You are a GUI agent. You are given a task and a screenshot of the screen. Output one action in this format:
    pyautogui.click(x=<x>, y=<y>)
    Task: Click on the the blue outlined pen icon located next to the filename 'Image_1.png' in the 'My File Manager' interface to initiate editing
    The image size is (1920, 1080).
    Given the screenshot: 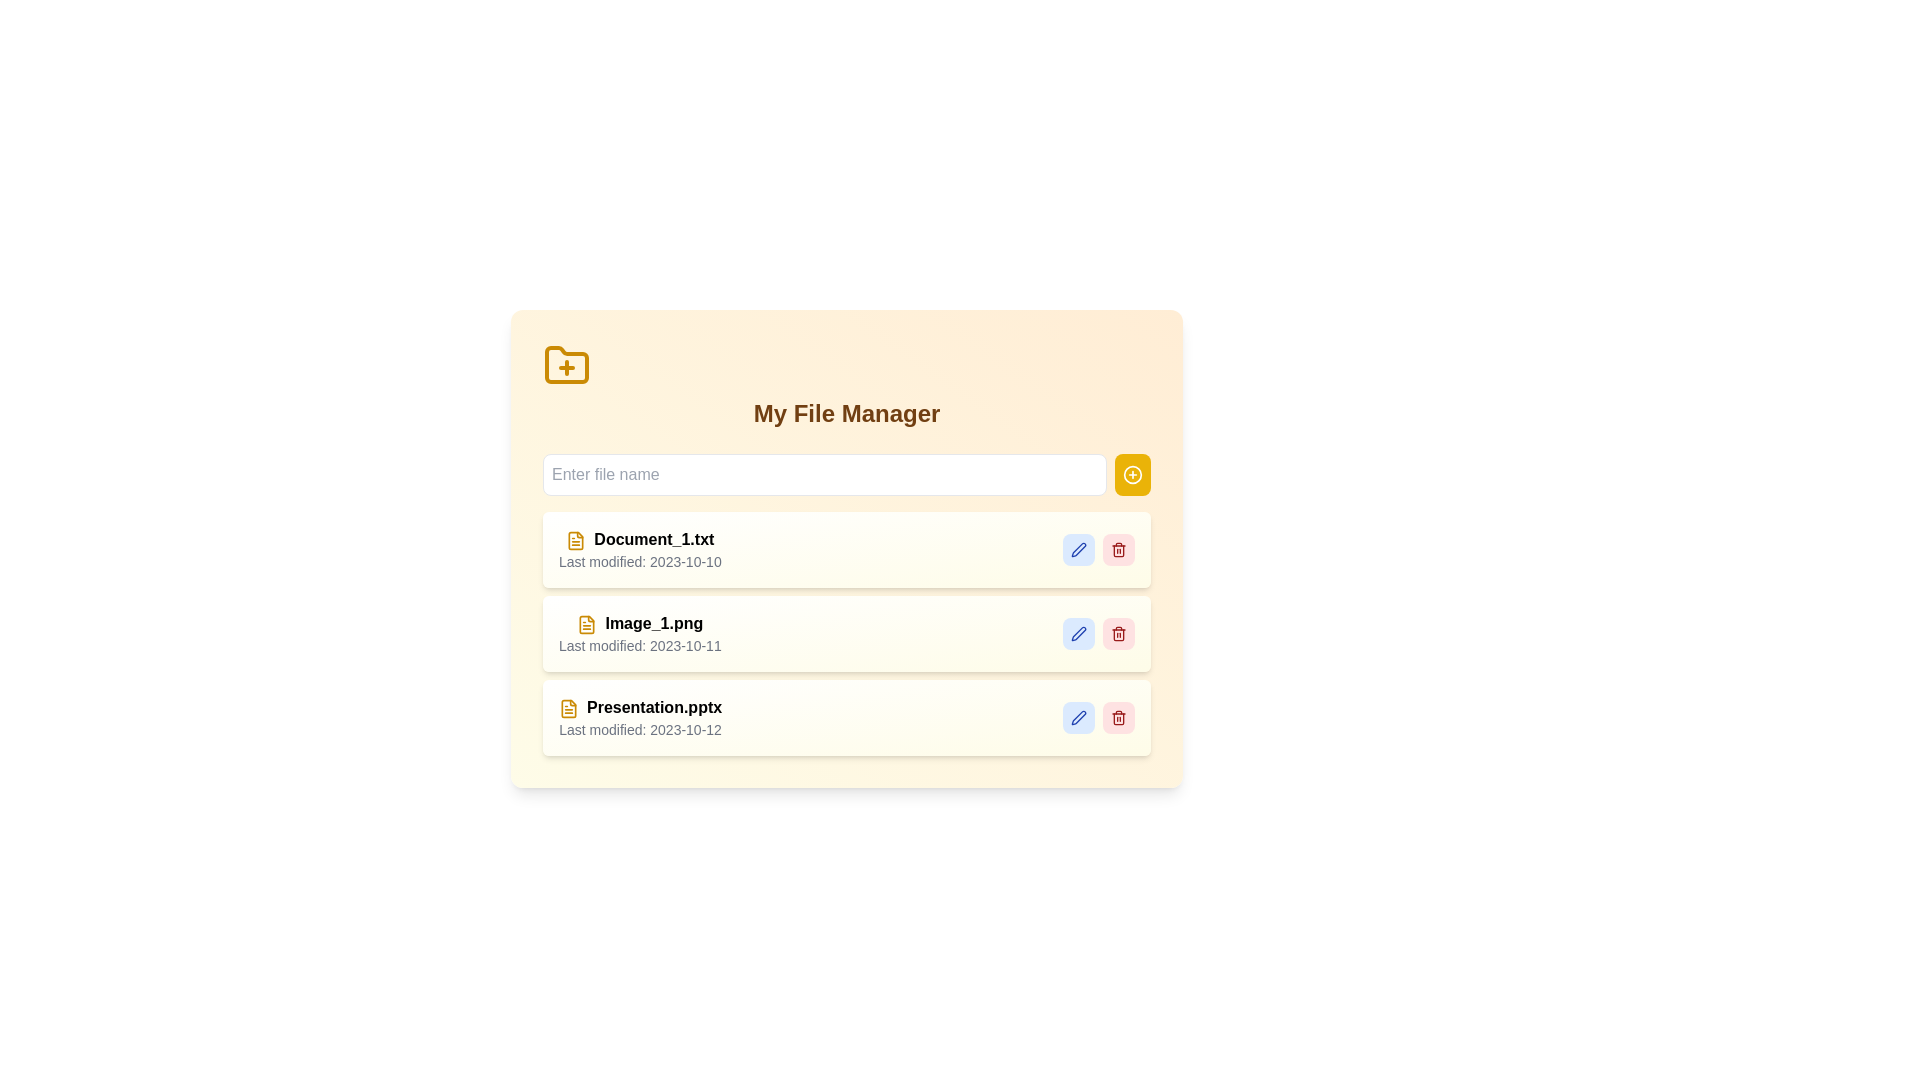 What is the action you would take?
    pyautogui.click(x=1078, y=633)
    